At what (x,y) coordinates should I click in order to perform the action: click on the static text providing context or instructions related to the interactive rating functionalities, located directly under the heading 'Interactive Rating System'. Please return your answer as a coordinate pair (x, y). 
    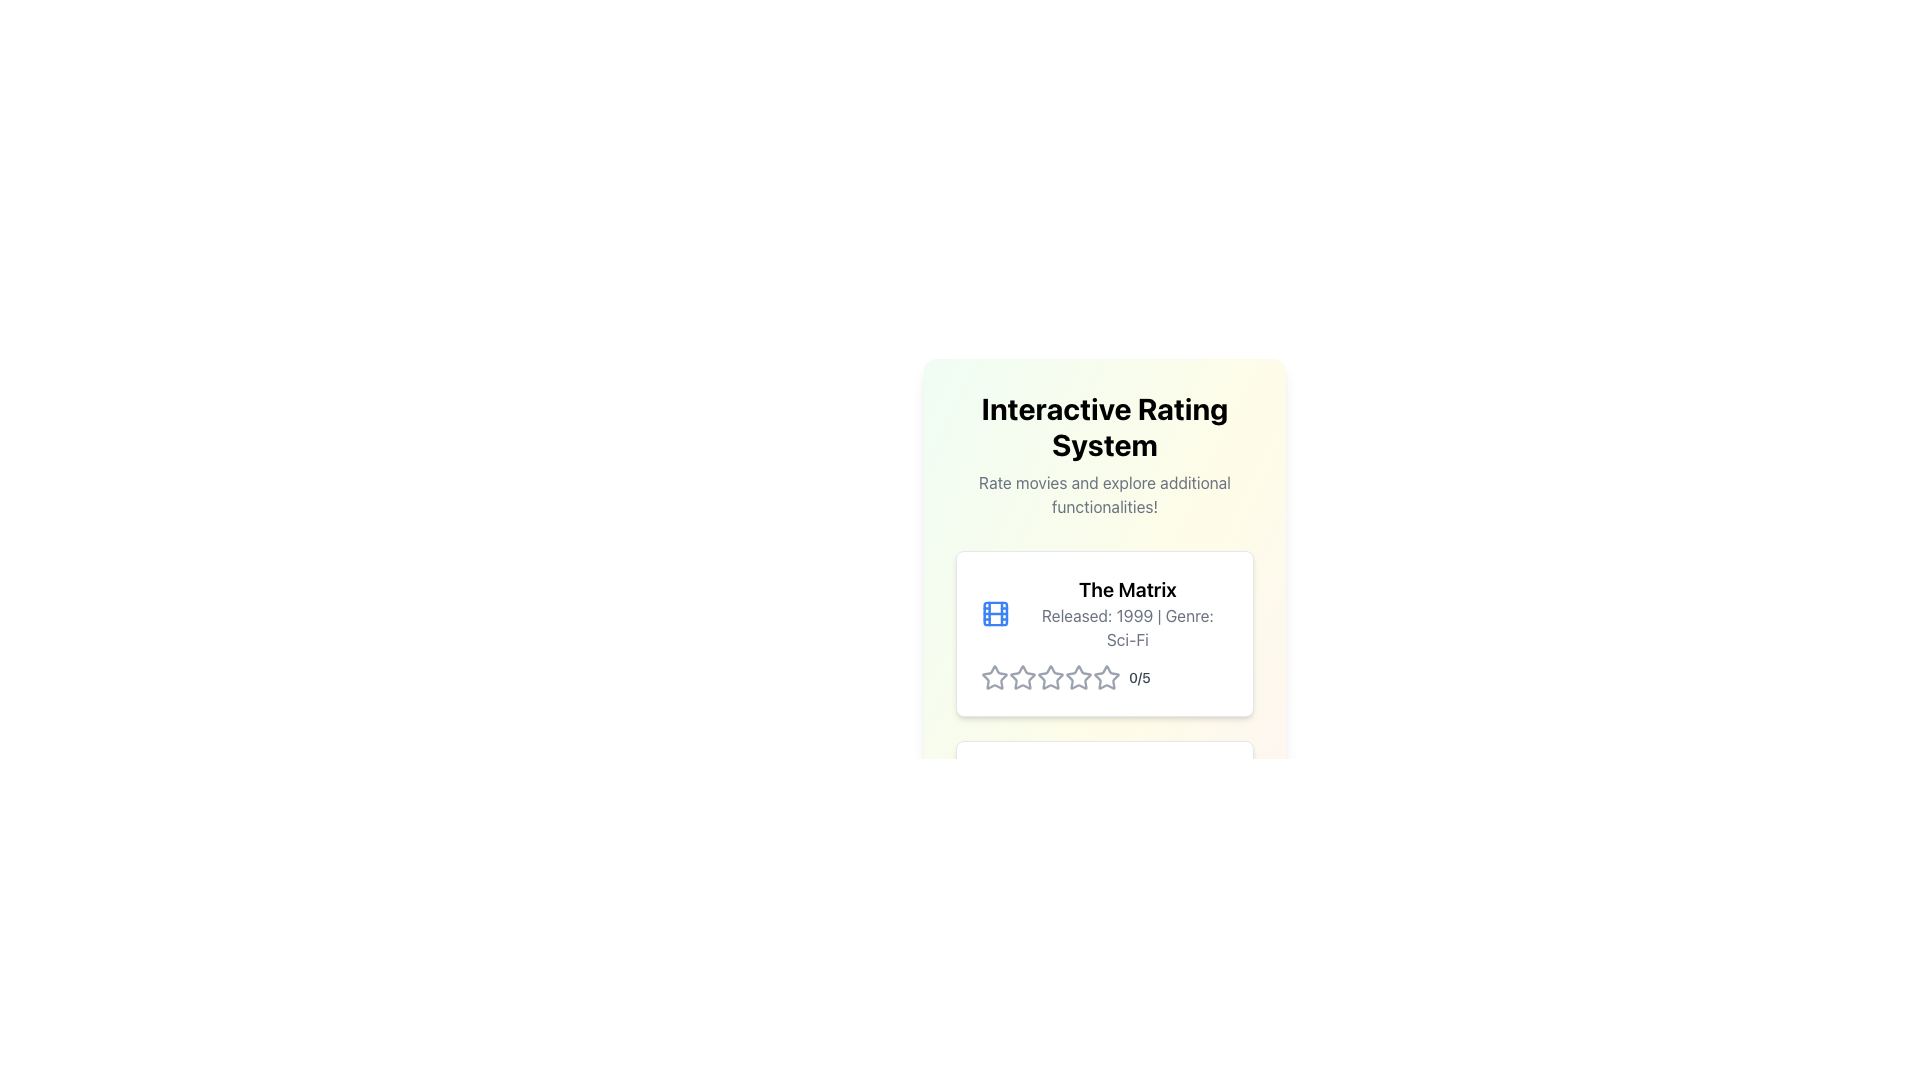
    Looking at the image, I should click on (1103, 494).